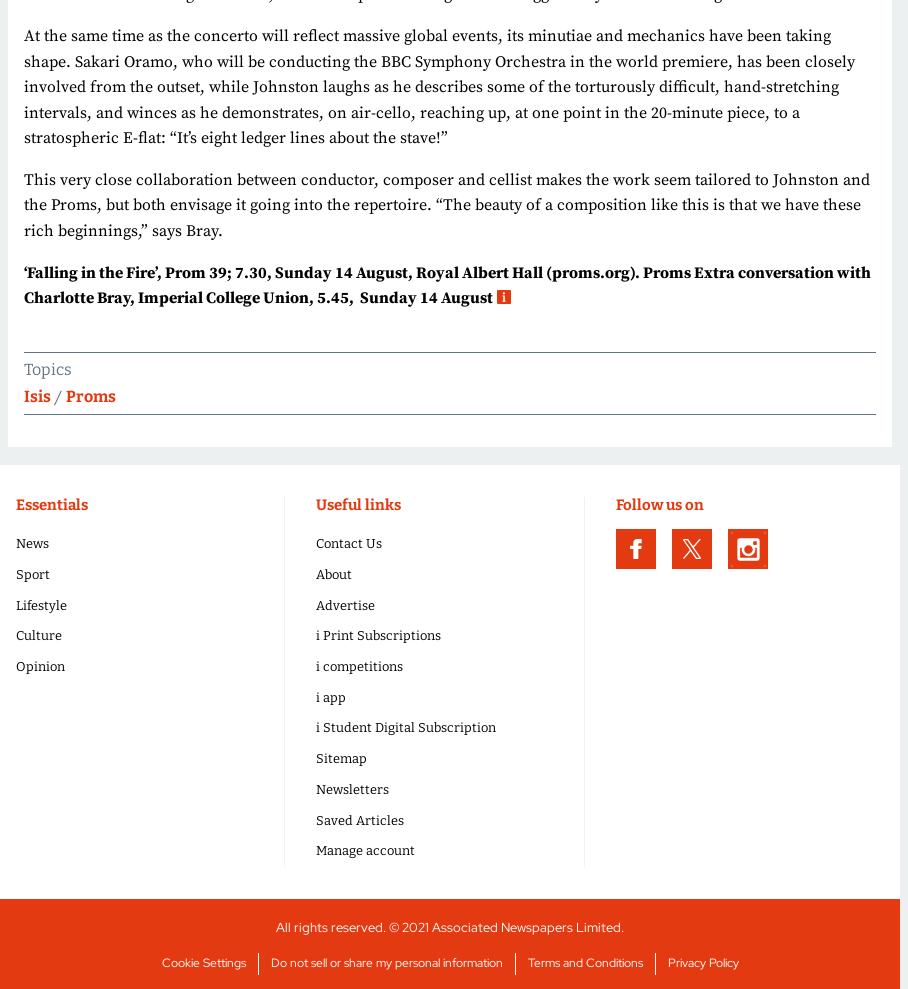  What do you see at coordinates (52, 504) in the screenshot?
I see `'Essentials'` at bounding box center [52, 504].